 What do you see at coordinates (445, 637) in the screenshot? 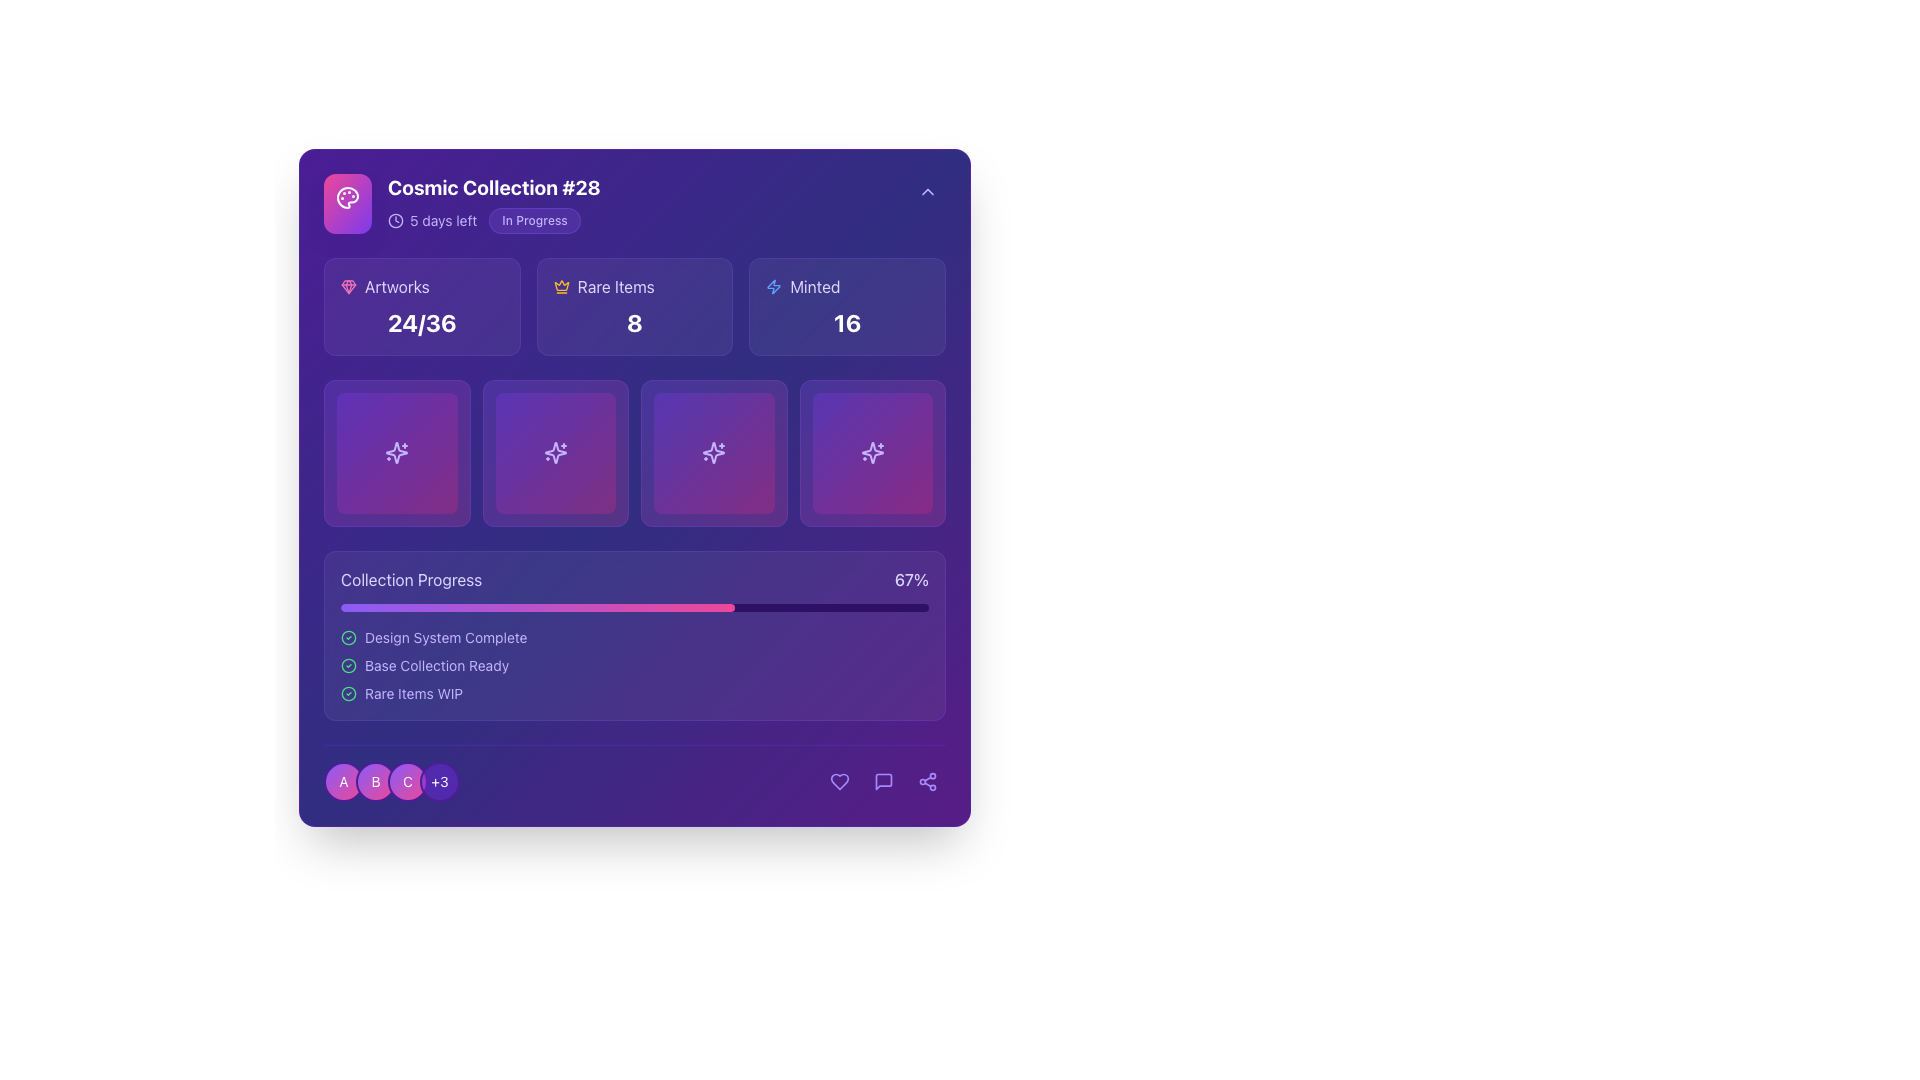
I see `the 'Design System Complete' text label in the 'Collection Progress' section, which indicates the completion status of a specific task` at bounding box center [445, 637].